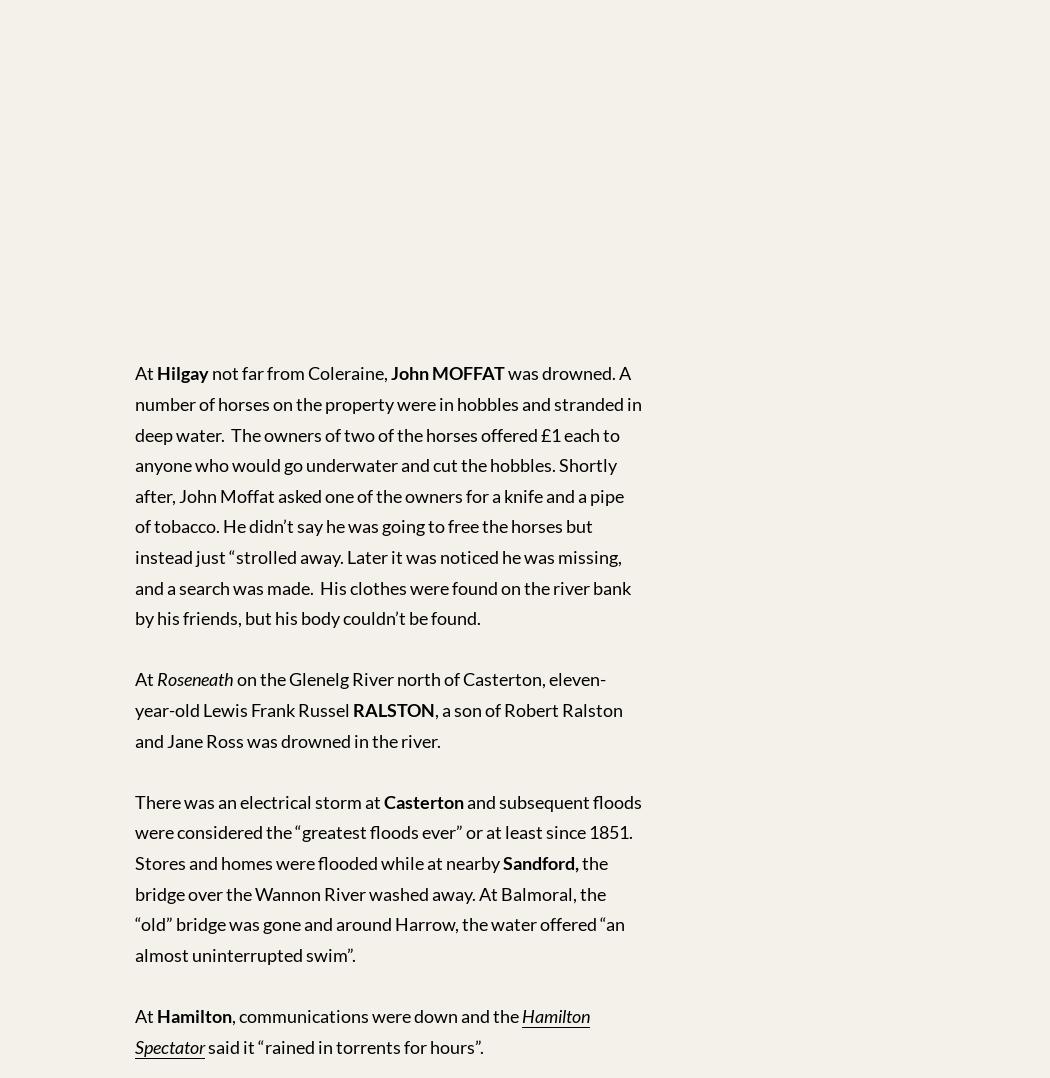 This screenshot has height=1078, width=1050. Describe the element at coordinates (369, 693) in the screenshot. I see `'on the Glenelg River north of Casterton, eleven-year-old Lewis Frank Russel'` at that location.